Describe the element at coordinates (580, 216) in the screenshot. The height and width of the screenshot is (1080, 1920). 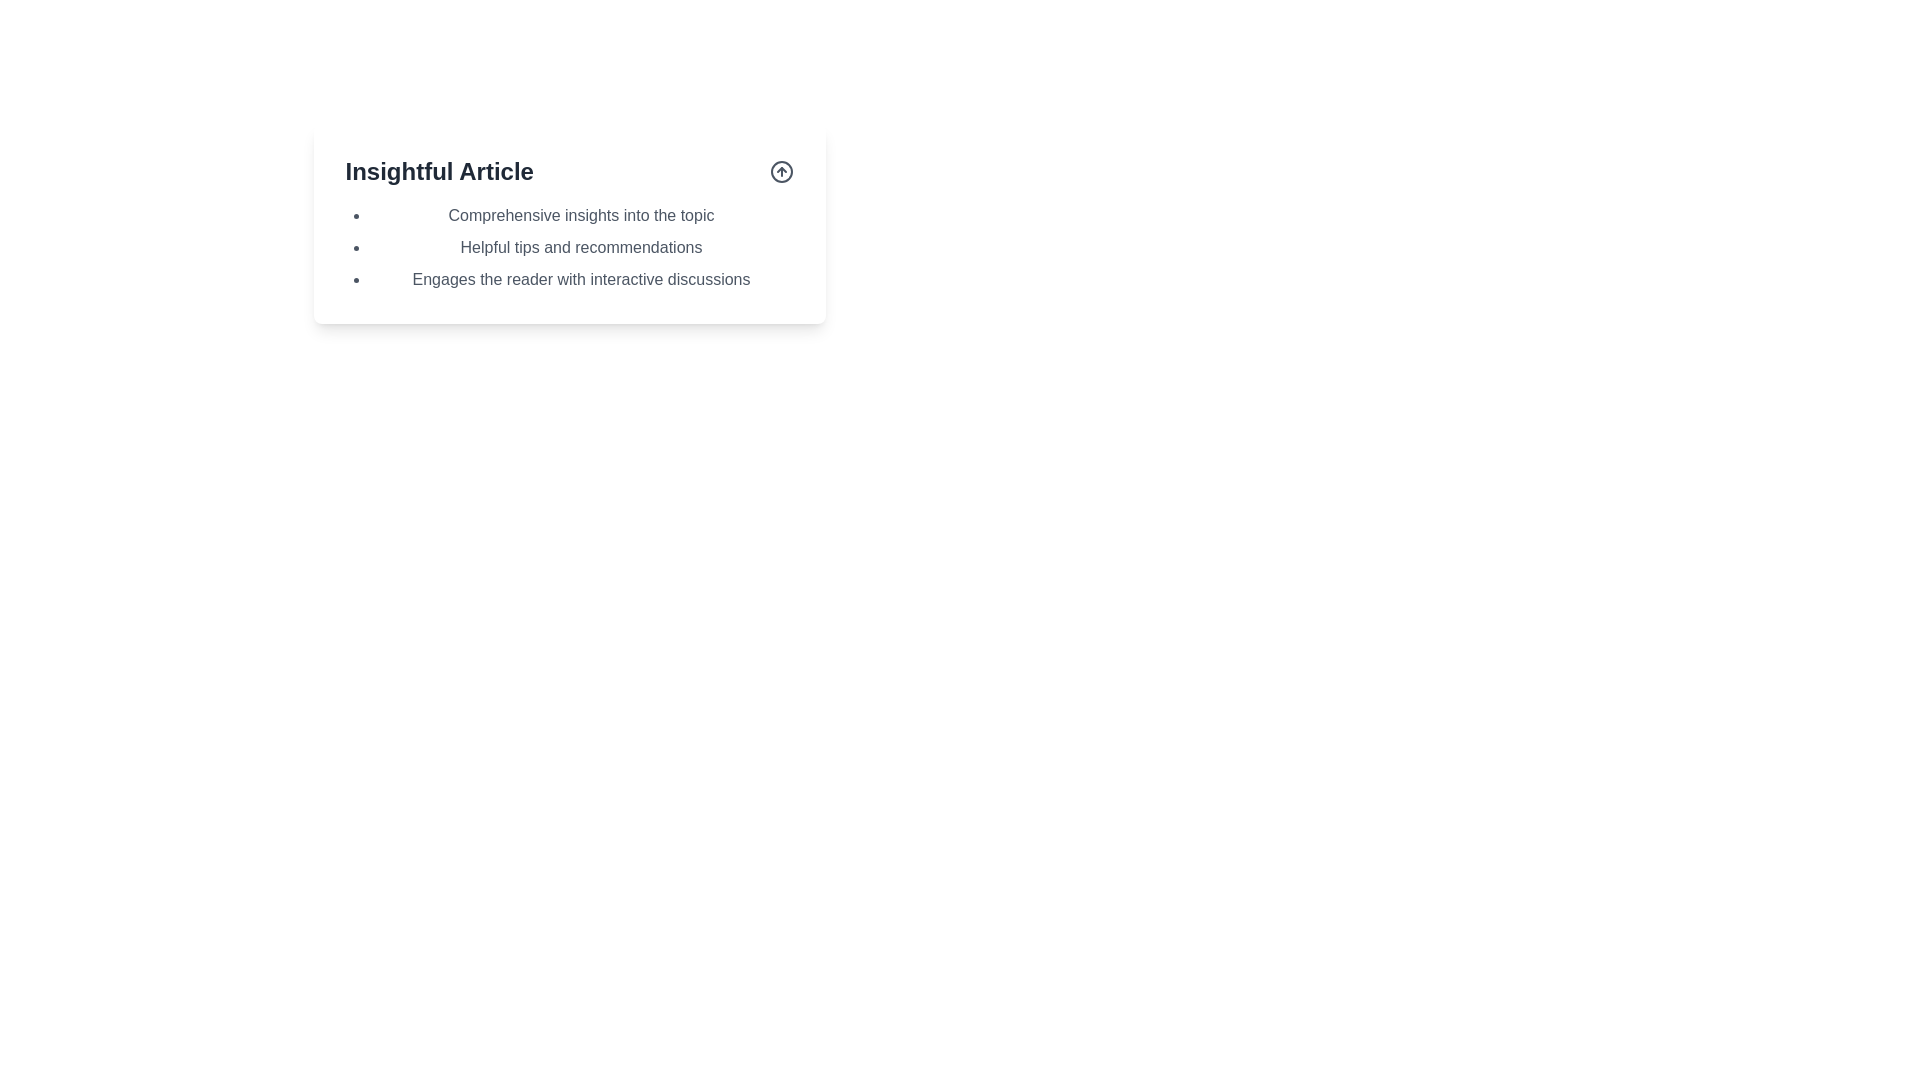
I see `text of the first list item under the heading 'Insightful Article', which states 'Comprehensive insights into the topic'` at that location.